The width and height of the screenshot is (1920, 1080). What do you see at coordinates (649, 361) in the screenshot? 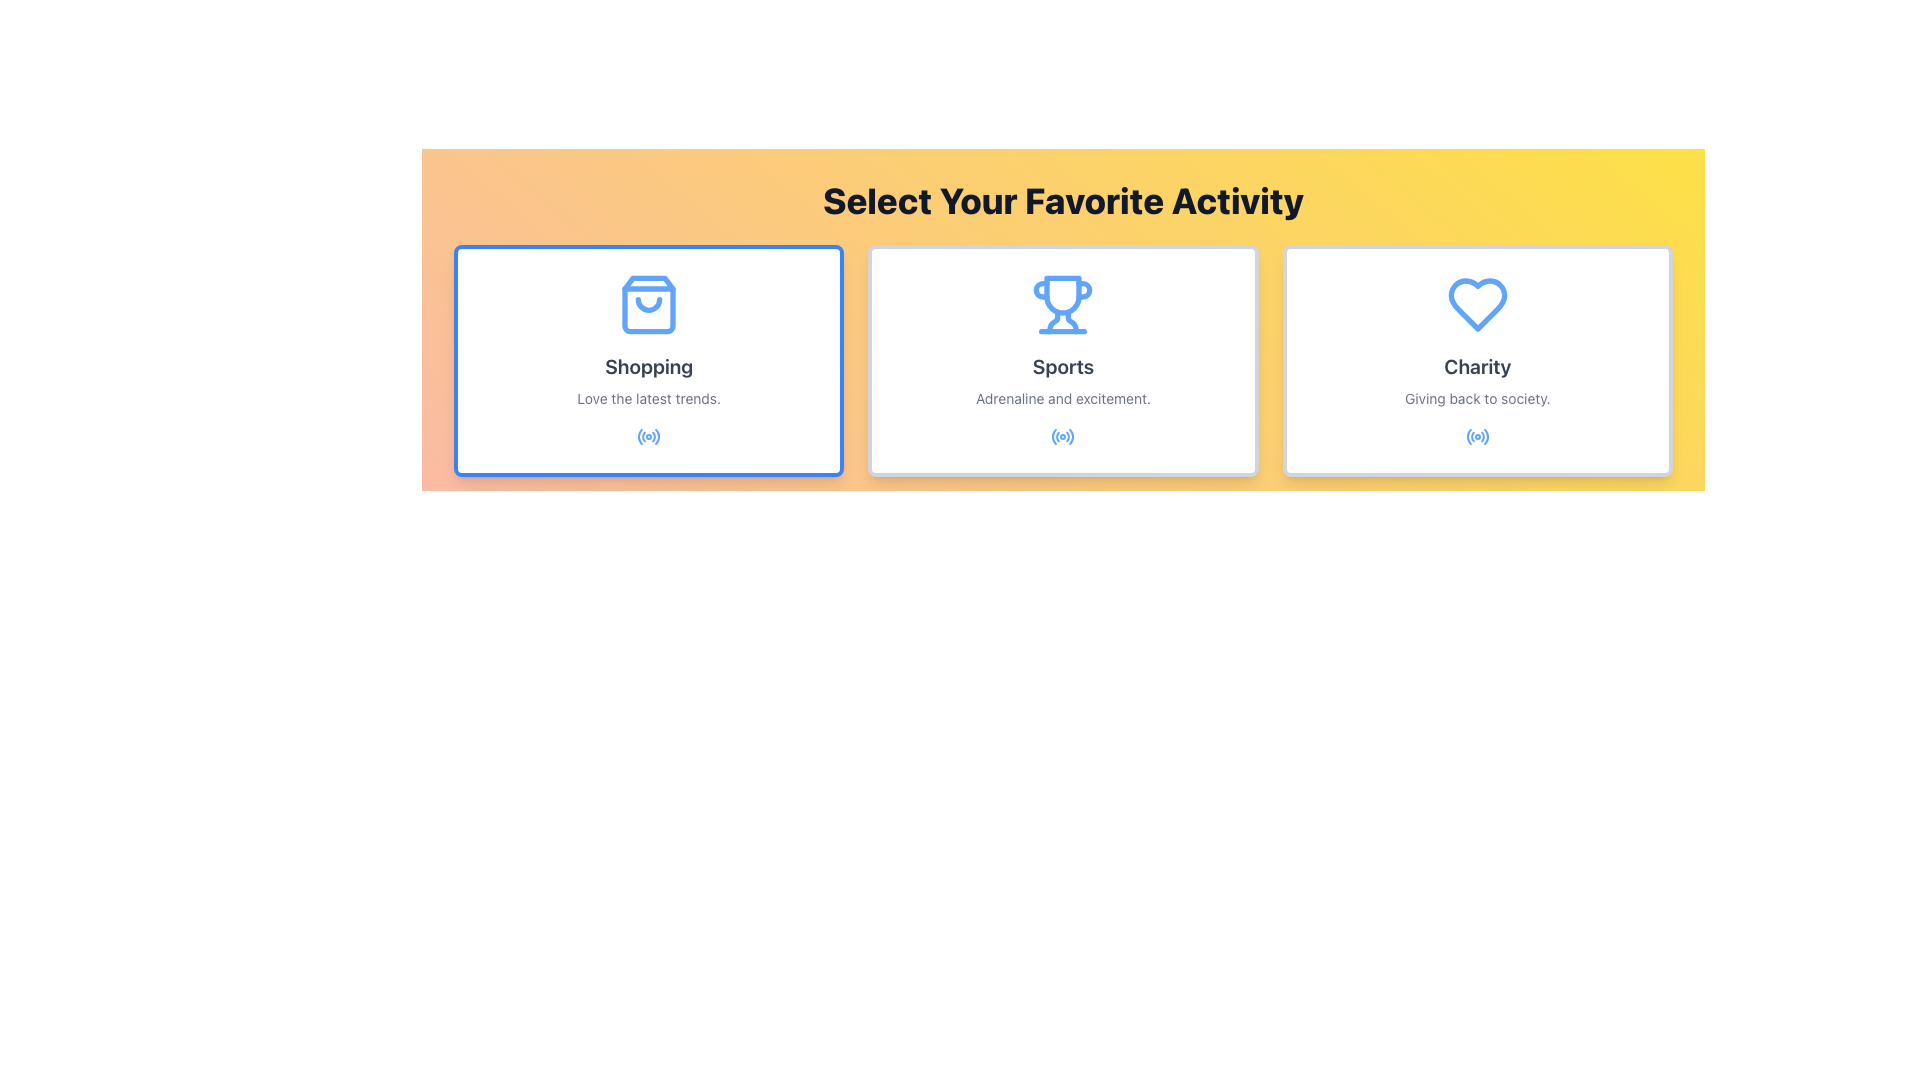
I see `the 'Shopping' card, which is the first card in a horizontally aligned grid of three, featuring a blue shopping bag icon and the text 'Shopping' in black` at bounding box center [649, 361].